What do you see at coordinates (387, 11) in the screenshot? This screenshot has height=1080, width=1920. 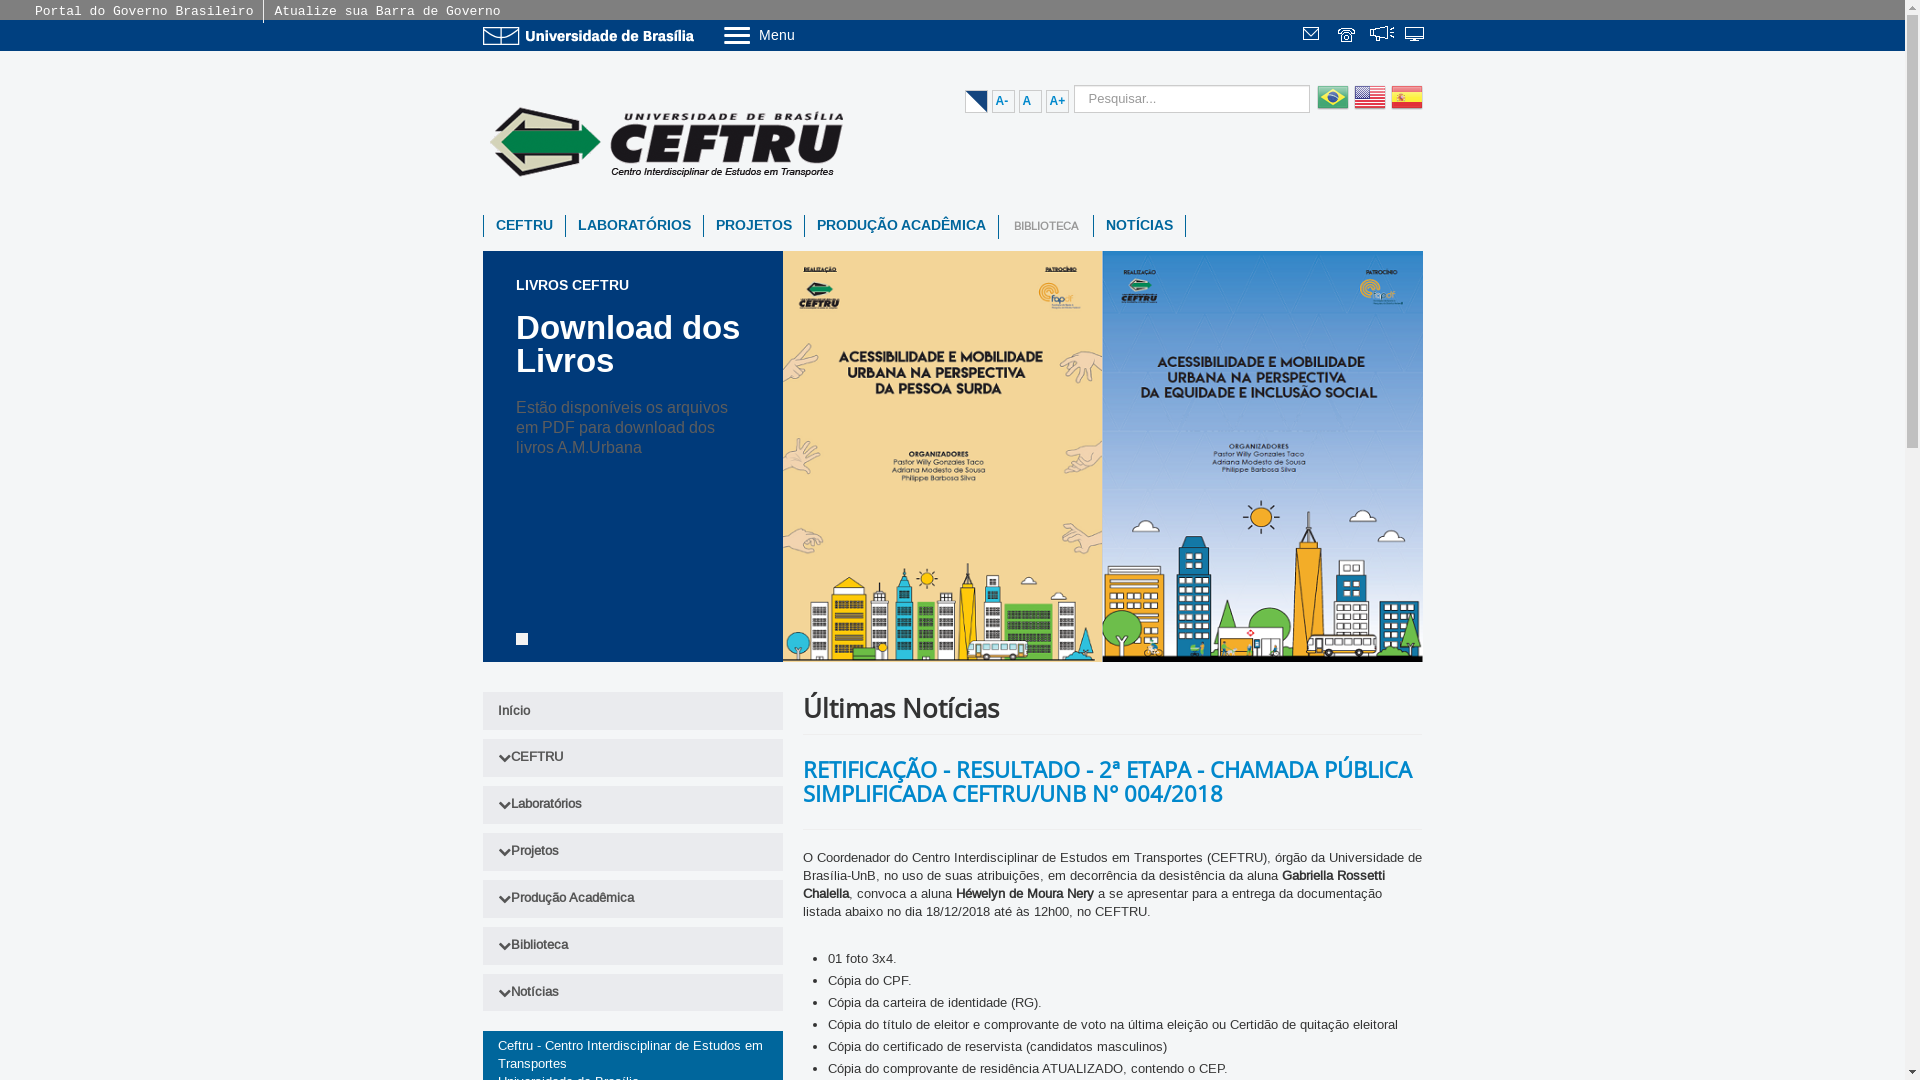 I see `'Atualize sua Barra de Governo'` at bounding box center [387, 11].